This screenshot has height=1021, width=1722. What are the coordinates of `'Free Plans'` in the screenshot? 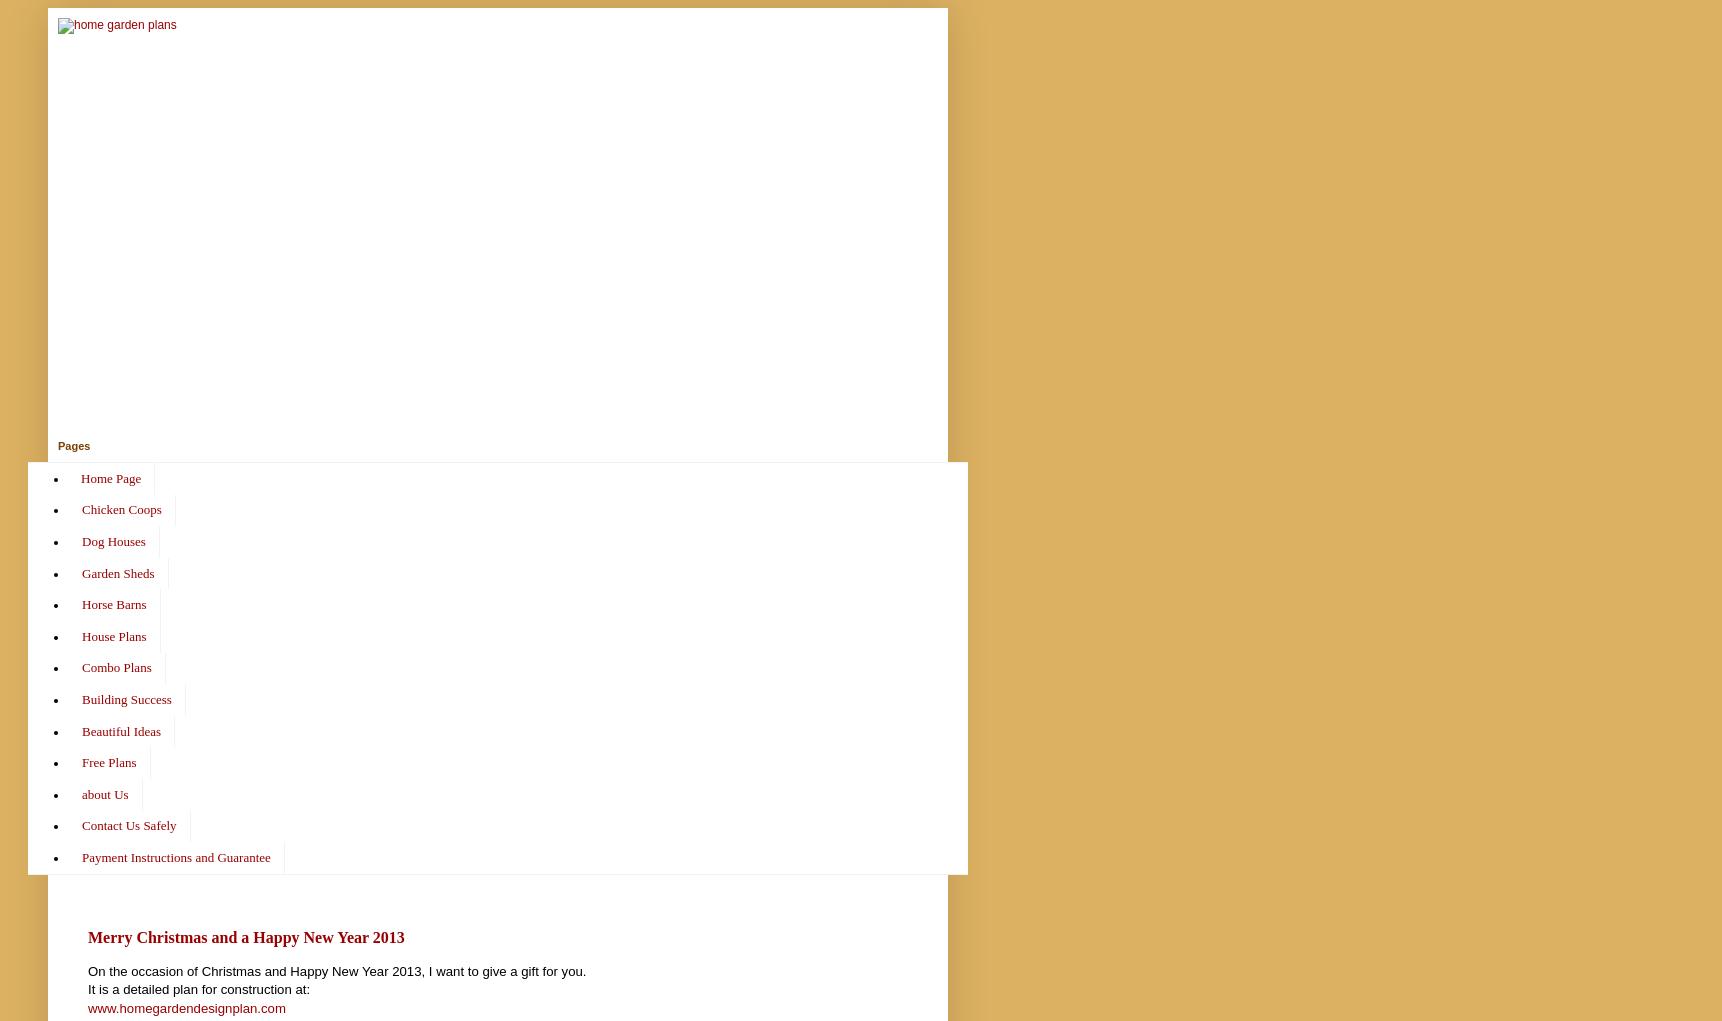 It's located at (108, 762).